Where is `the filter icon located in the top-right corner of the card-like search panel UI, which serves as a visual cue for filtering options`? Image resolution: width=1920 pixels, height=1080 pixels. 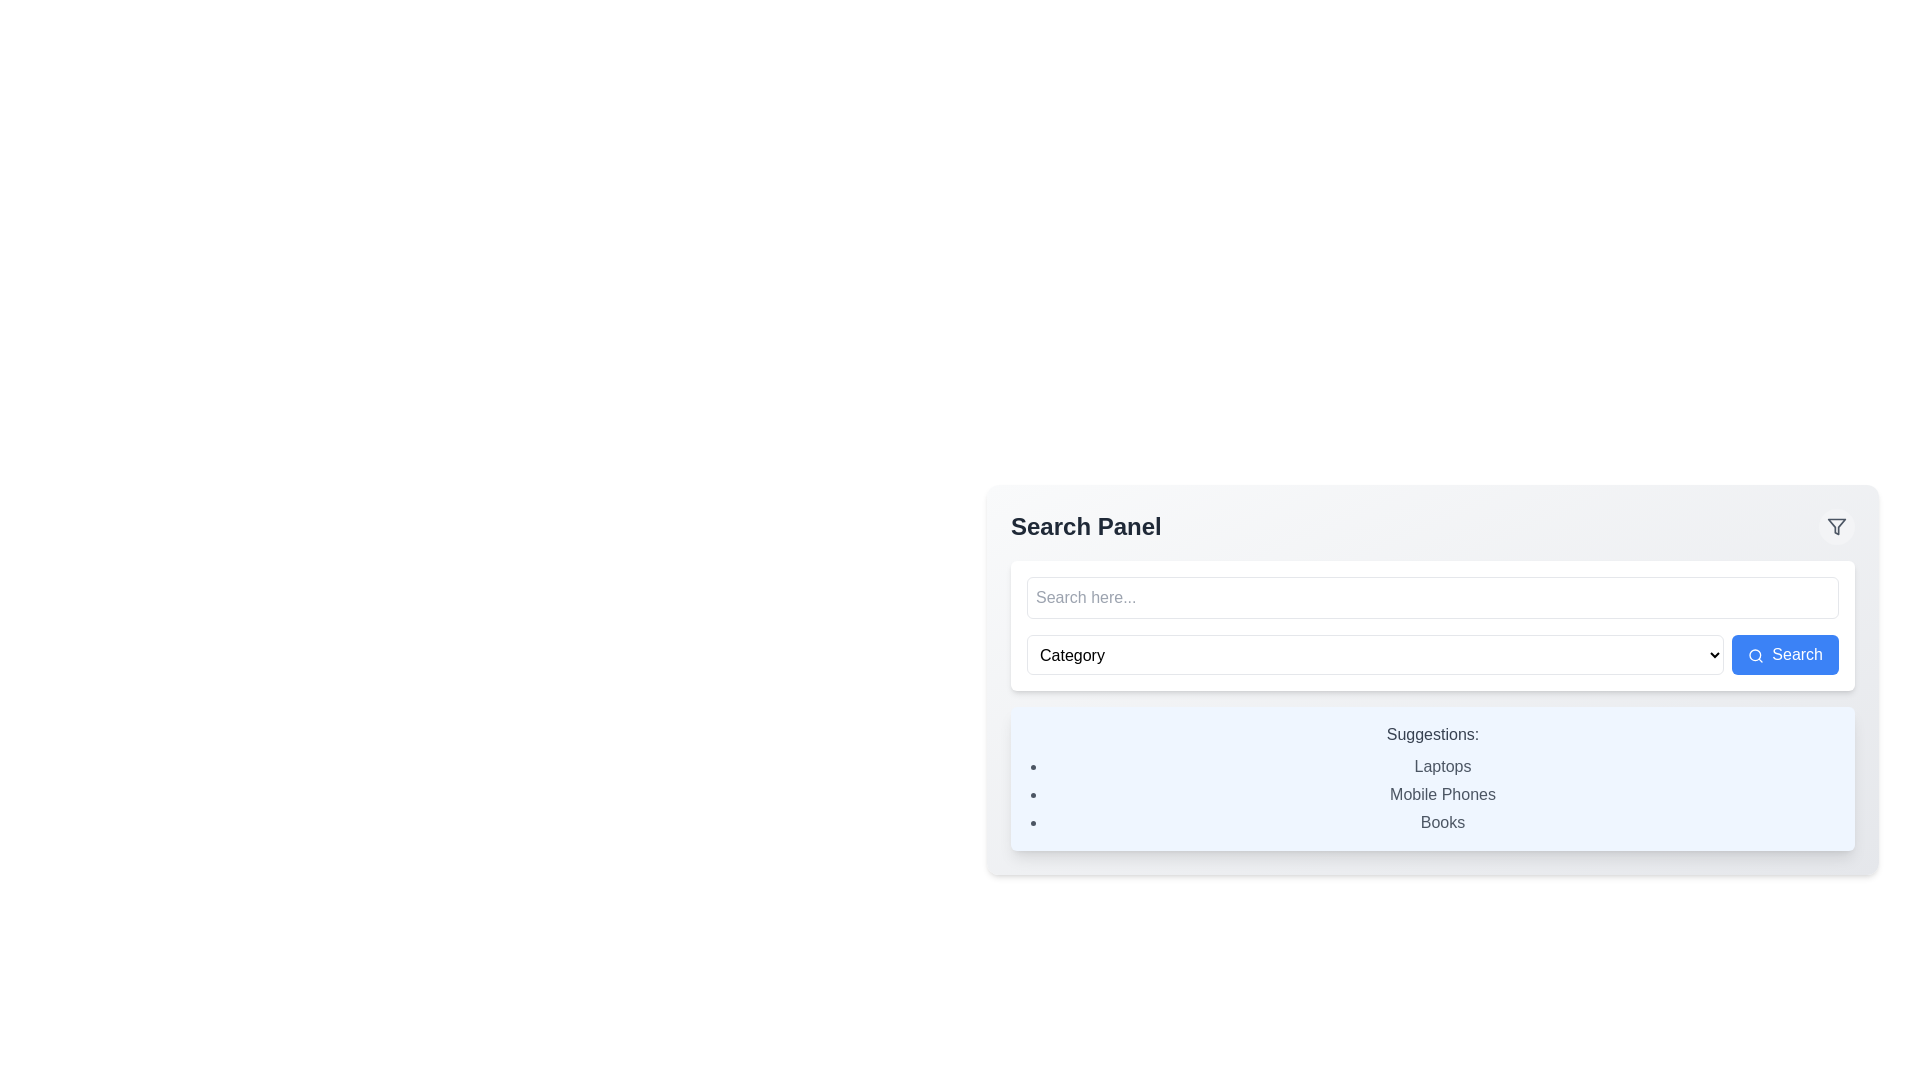 the filter icon located in the top-right corner of the card-like search panel UI, which serves as a visual cue for filtering options is located at coordinates (1837, 526).